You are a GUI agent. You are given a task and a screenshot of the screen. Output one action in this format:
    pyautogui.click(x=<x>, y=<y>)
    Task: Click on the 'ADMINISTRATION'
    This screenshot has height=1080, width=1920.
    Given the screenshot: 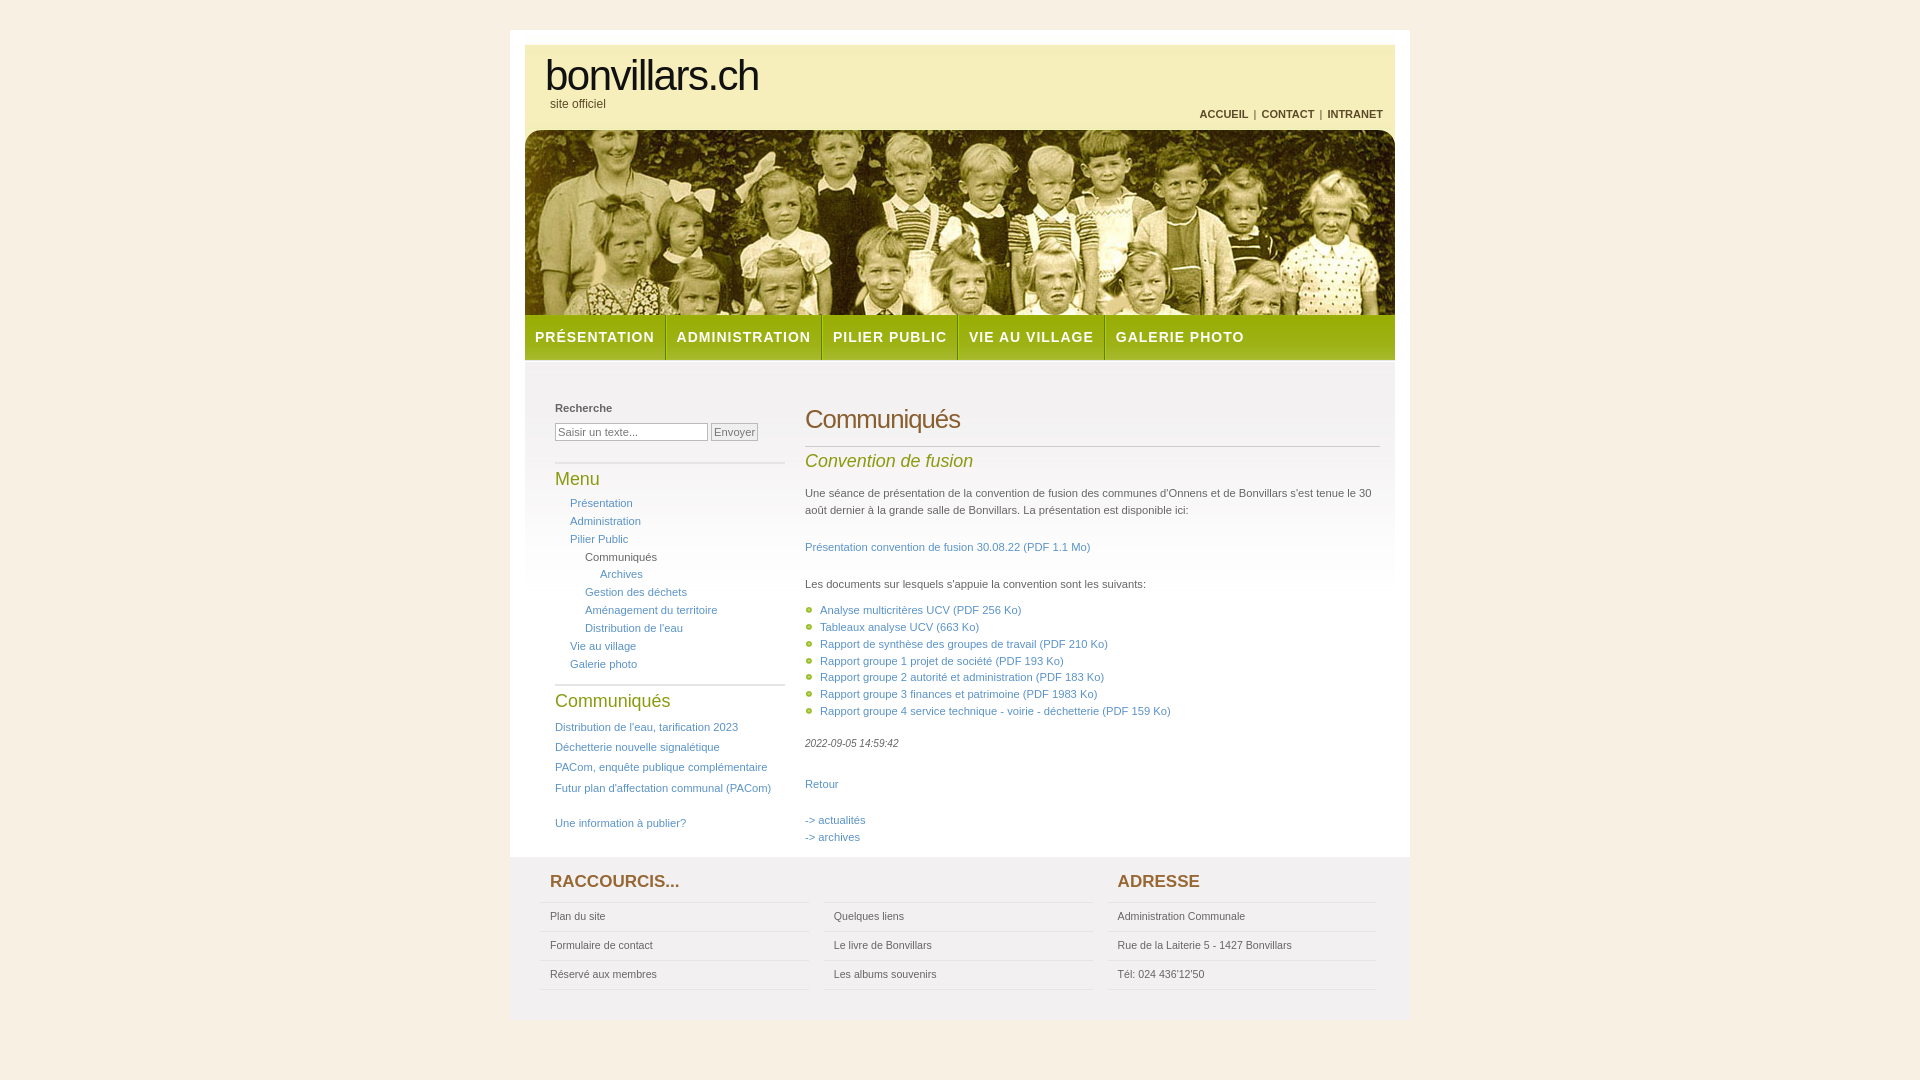 What is the action you would take?
    pyautogui.click(x=742, y=336)
    